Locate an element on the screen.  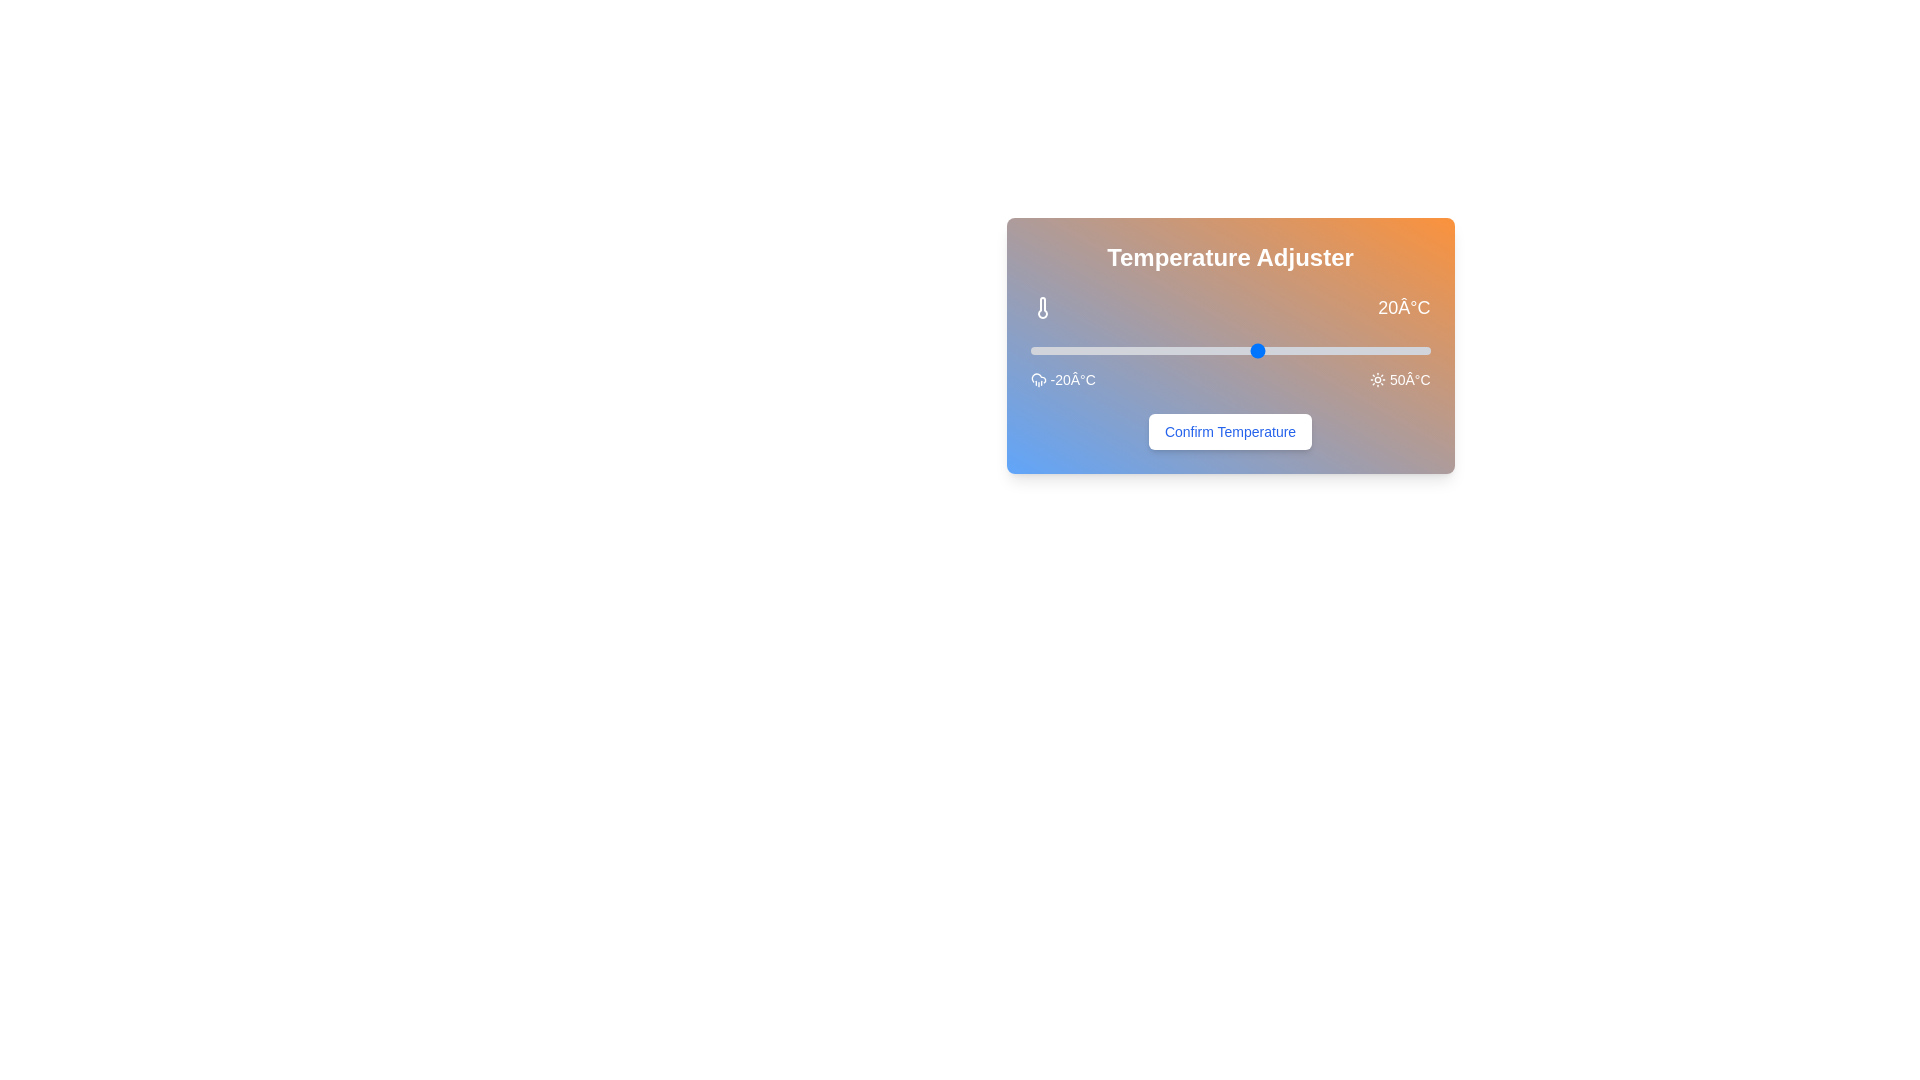
the temperature slider to -4°C is located at coordinates (1121, 350).